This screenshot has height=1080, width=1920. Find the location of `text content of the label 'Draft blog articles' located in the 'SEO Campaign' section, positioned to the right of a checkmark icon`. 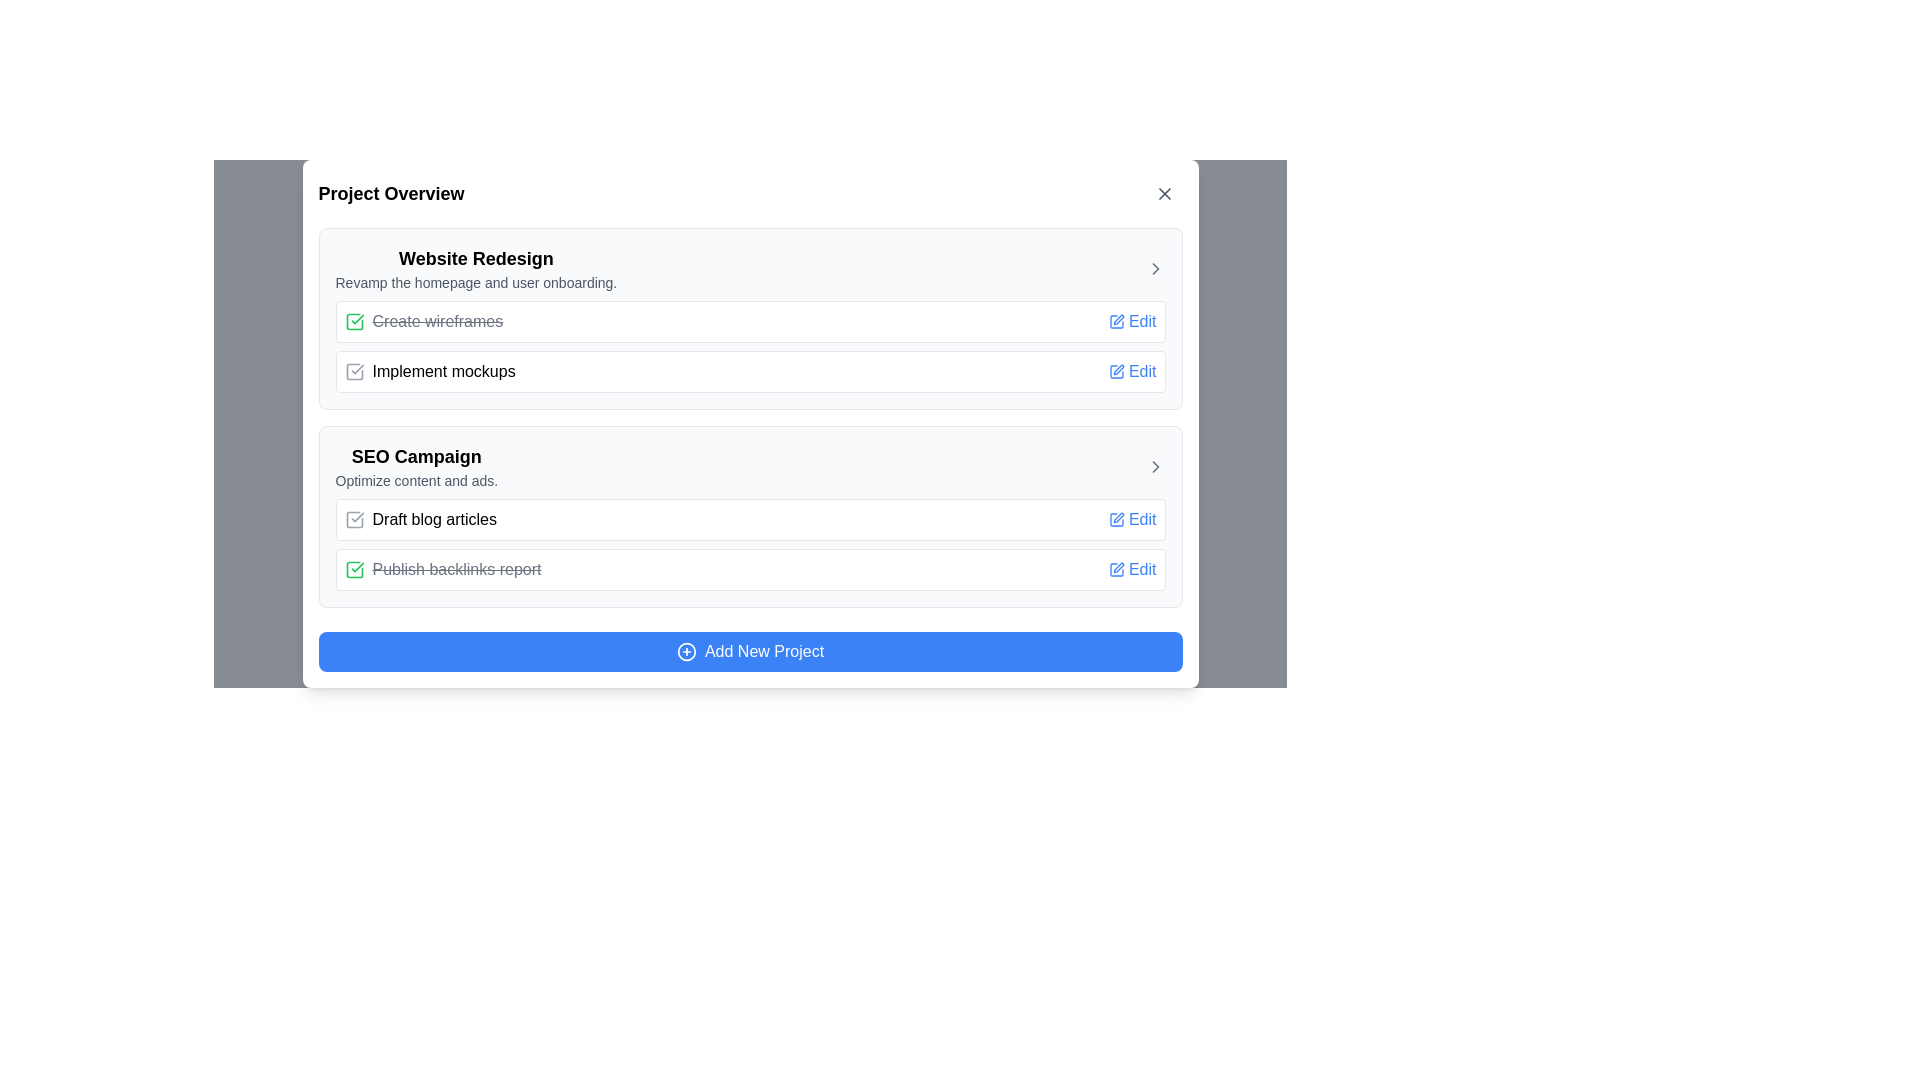

text content of the label 'Draft blog articles' located in the 'SEO Campaign' section, positioned to the right of a checkmark icon is located at coordinates (433, 519).